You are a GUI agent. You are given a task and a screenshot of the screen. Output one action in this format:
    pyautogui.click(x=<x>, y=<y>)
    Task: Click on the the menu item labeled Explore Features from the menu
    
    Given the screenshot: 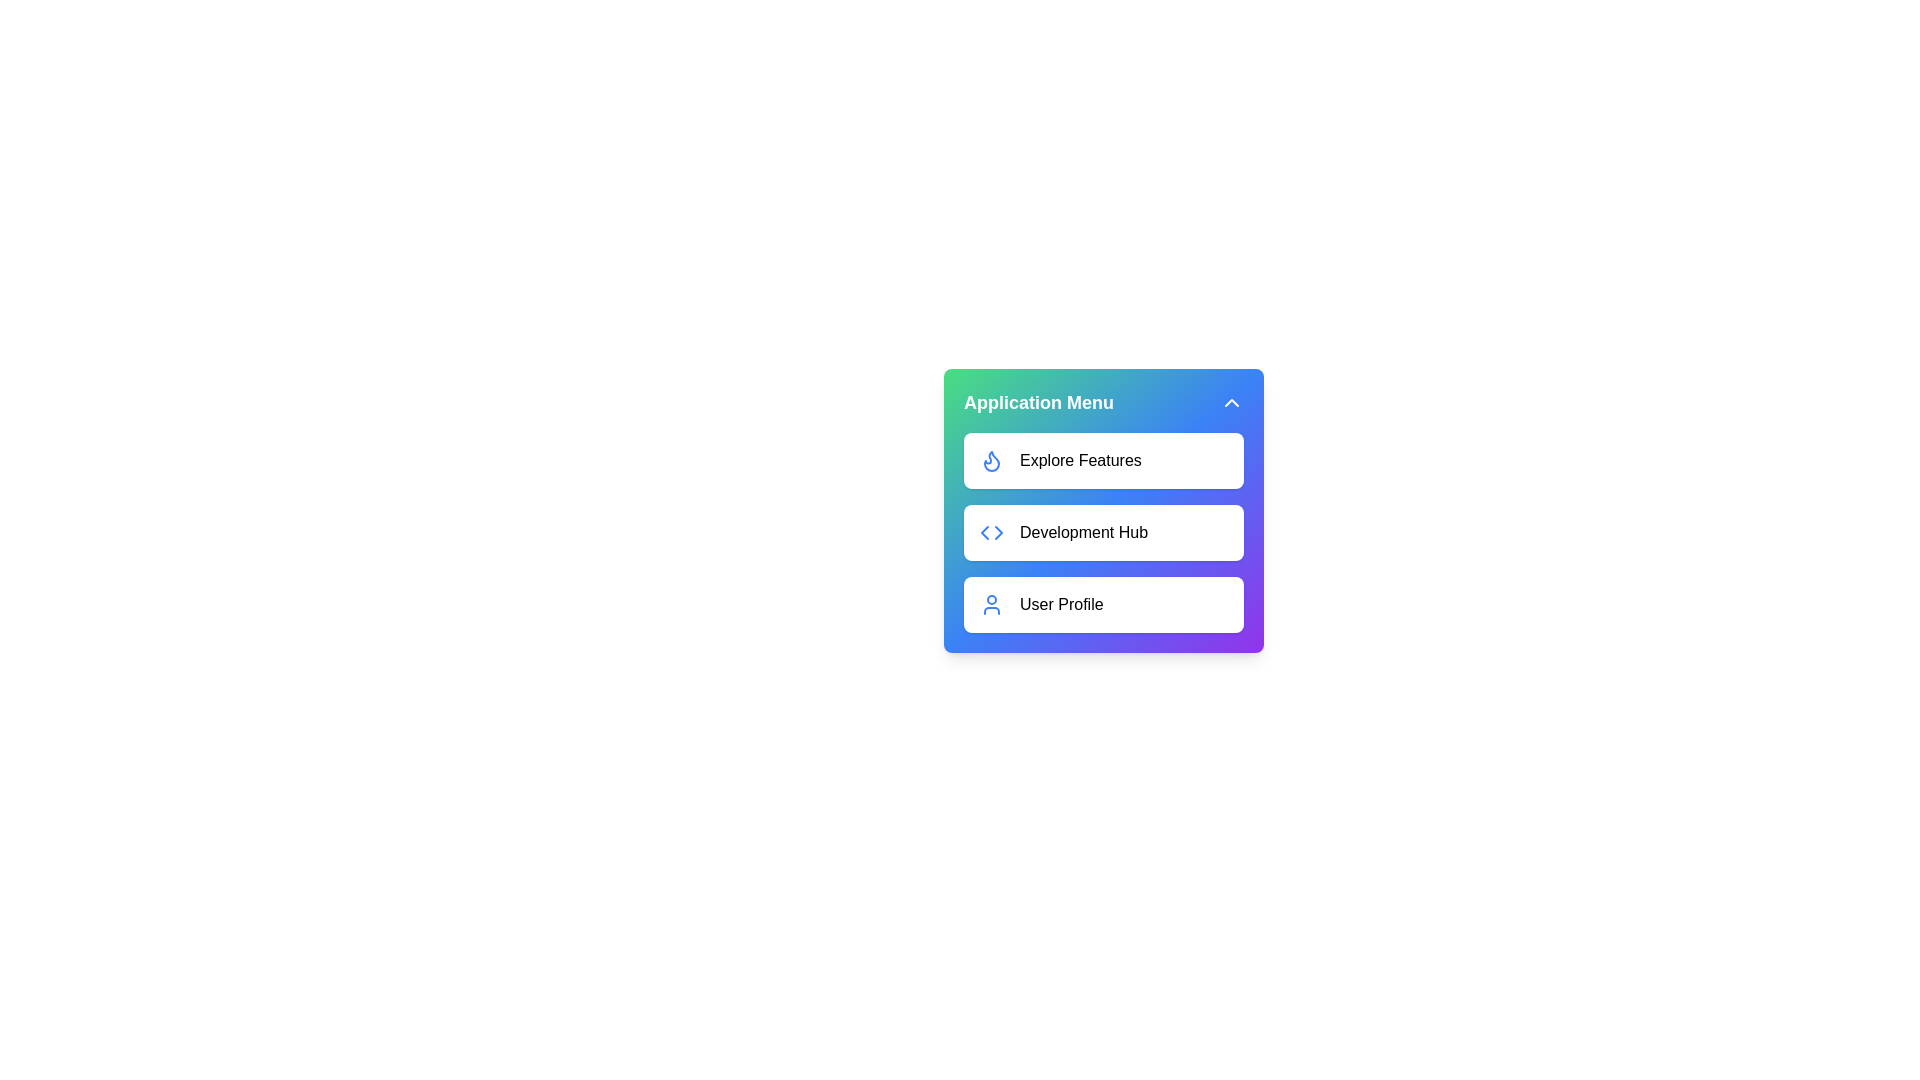 What is the action you would take?
    pyautogui.click(x=1103, y=461)
    